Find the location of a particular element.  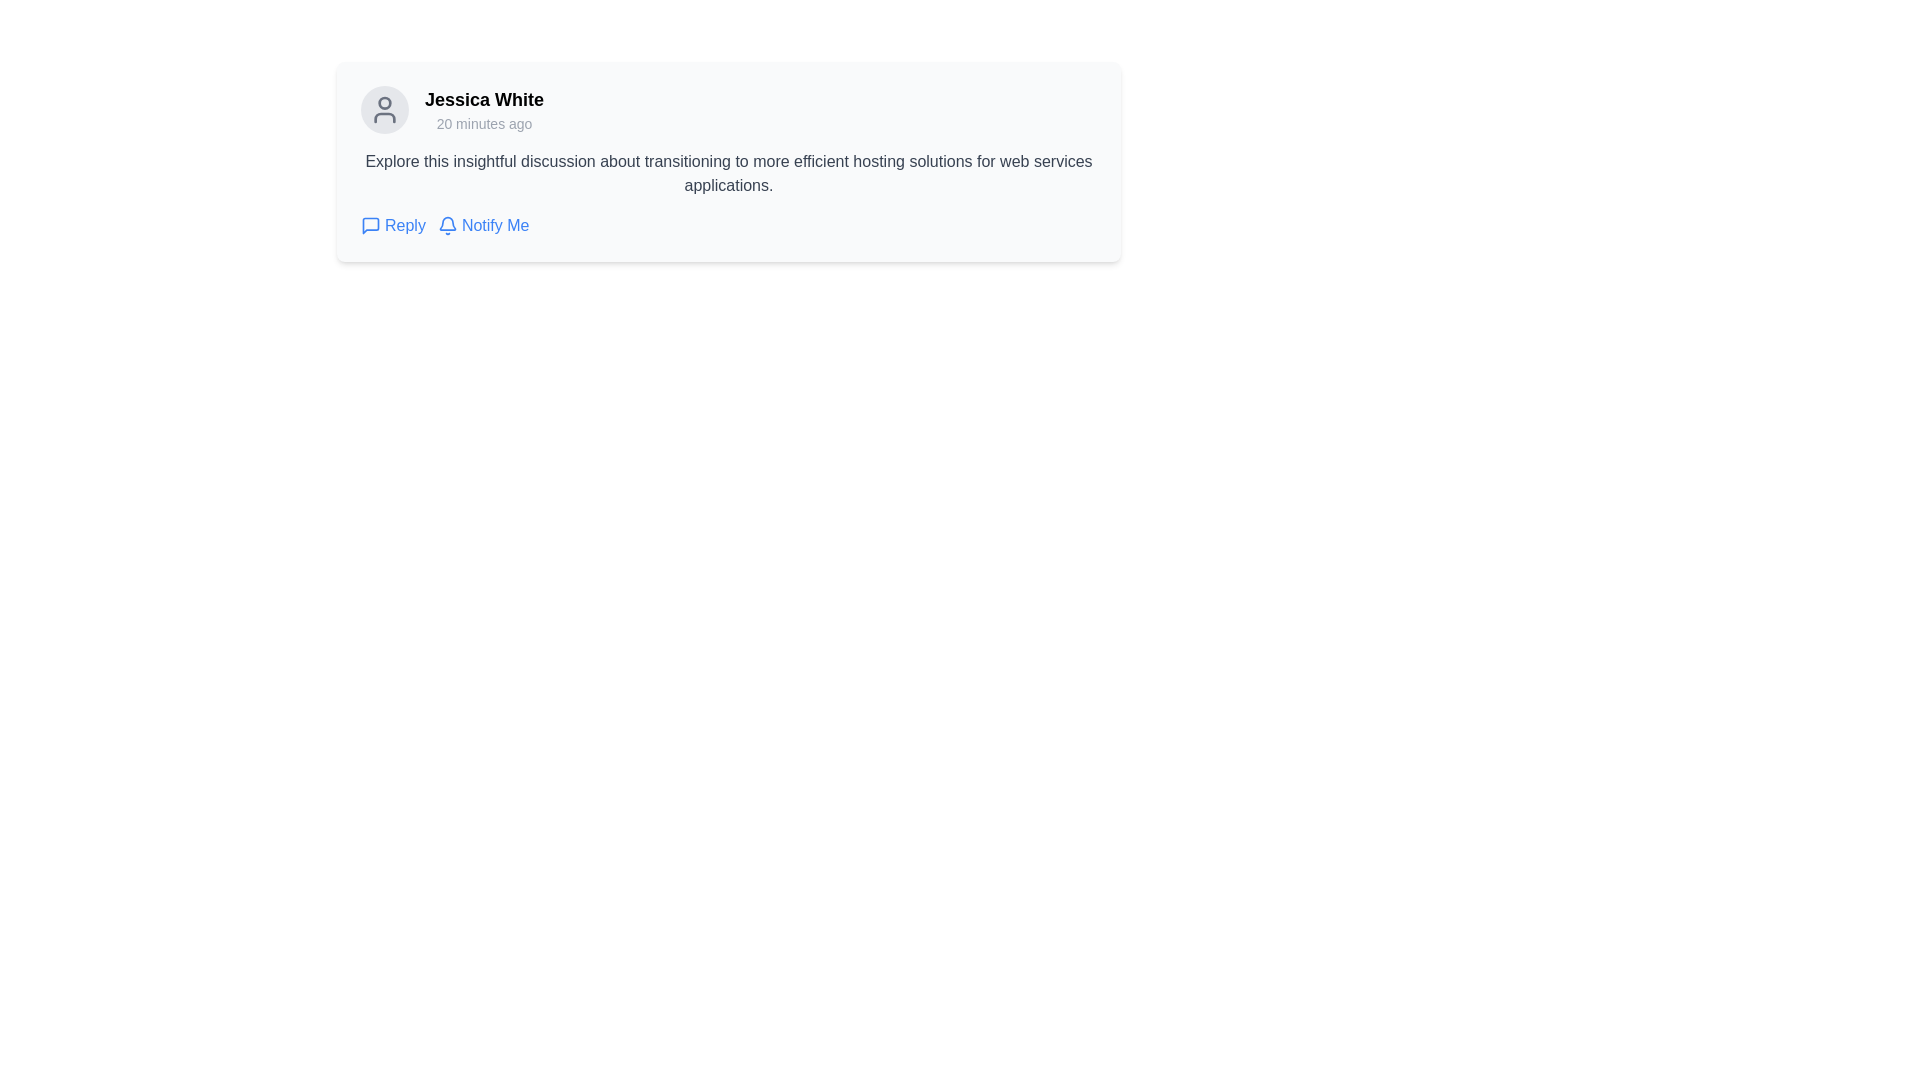

the 'Notify Me' button located at the bottom of the card labeled 'Jessica White' to subscribe to notifications is located at coordinates (728, 225).